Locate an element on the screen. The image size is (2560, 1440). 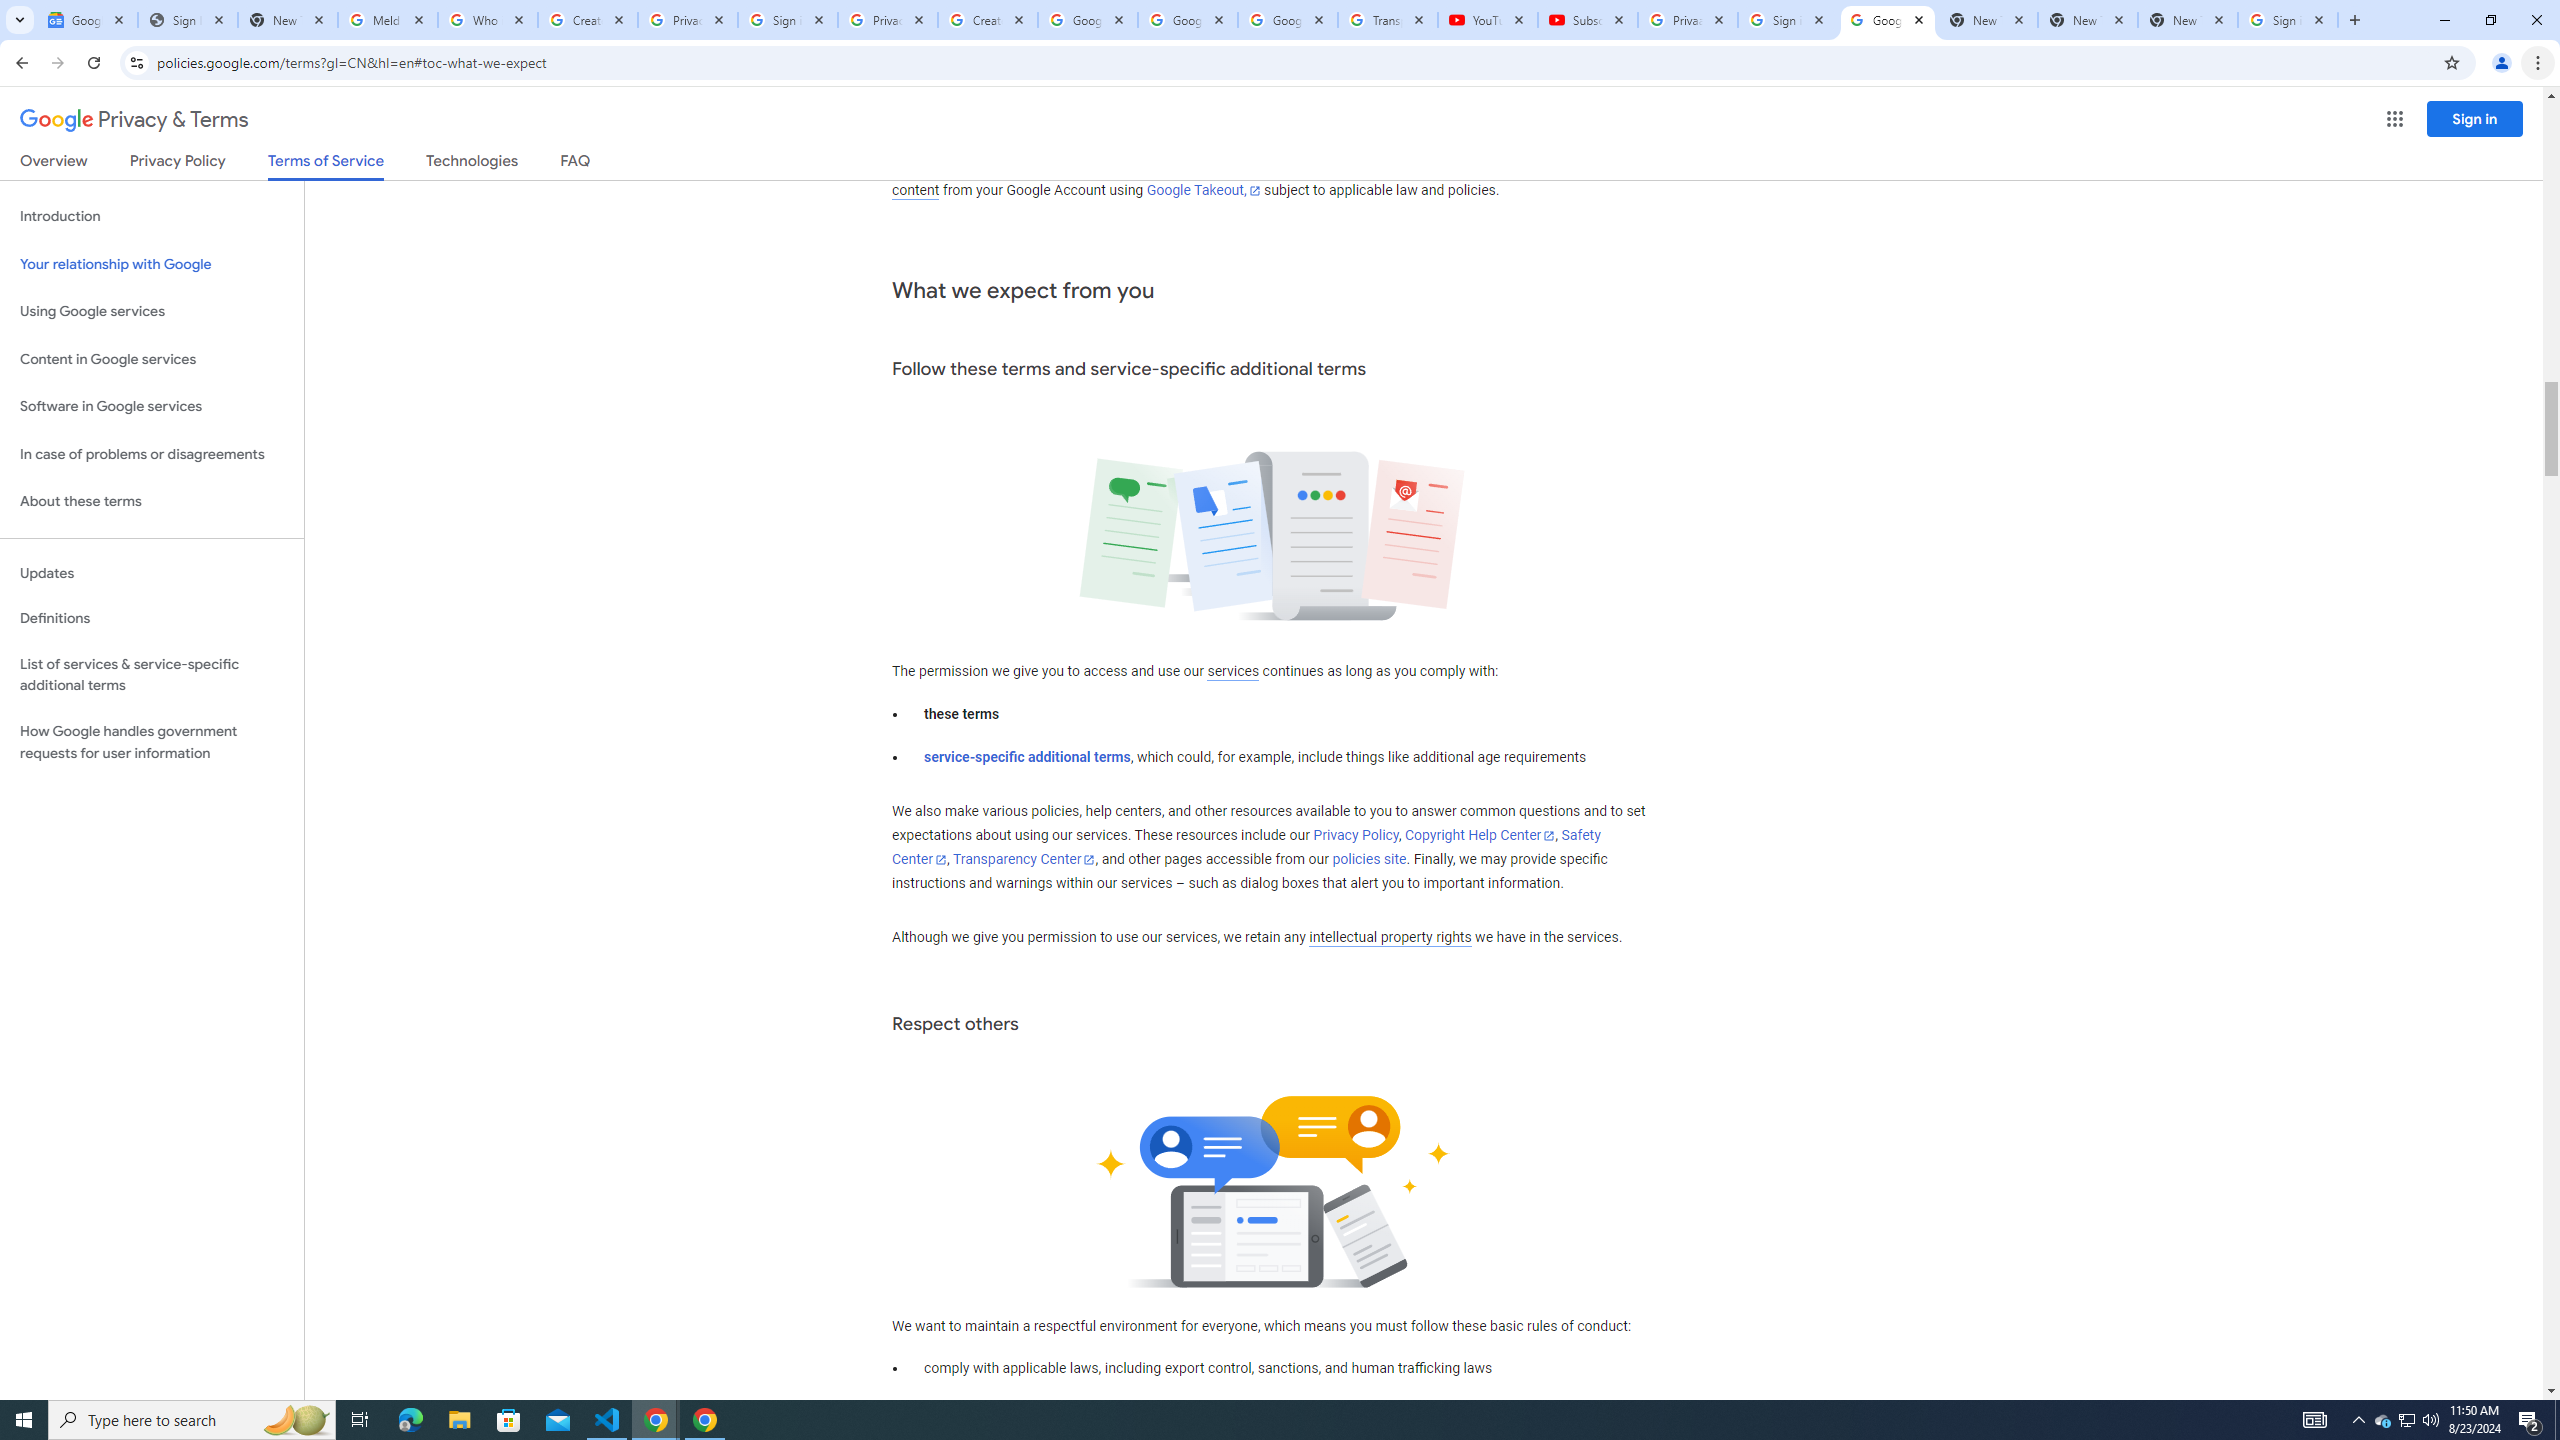
'Create your Google Account' is located at coordinates (987, 19).